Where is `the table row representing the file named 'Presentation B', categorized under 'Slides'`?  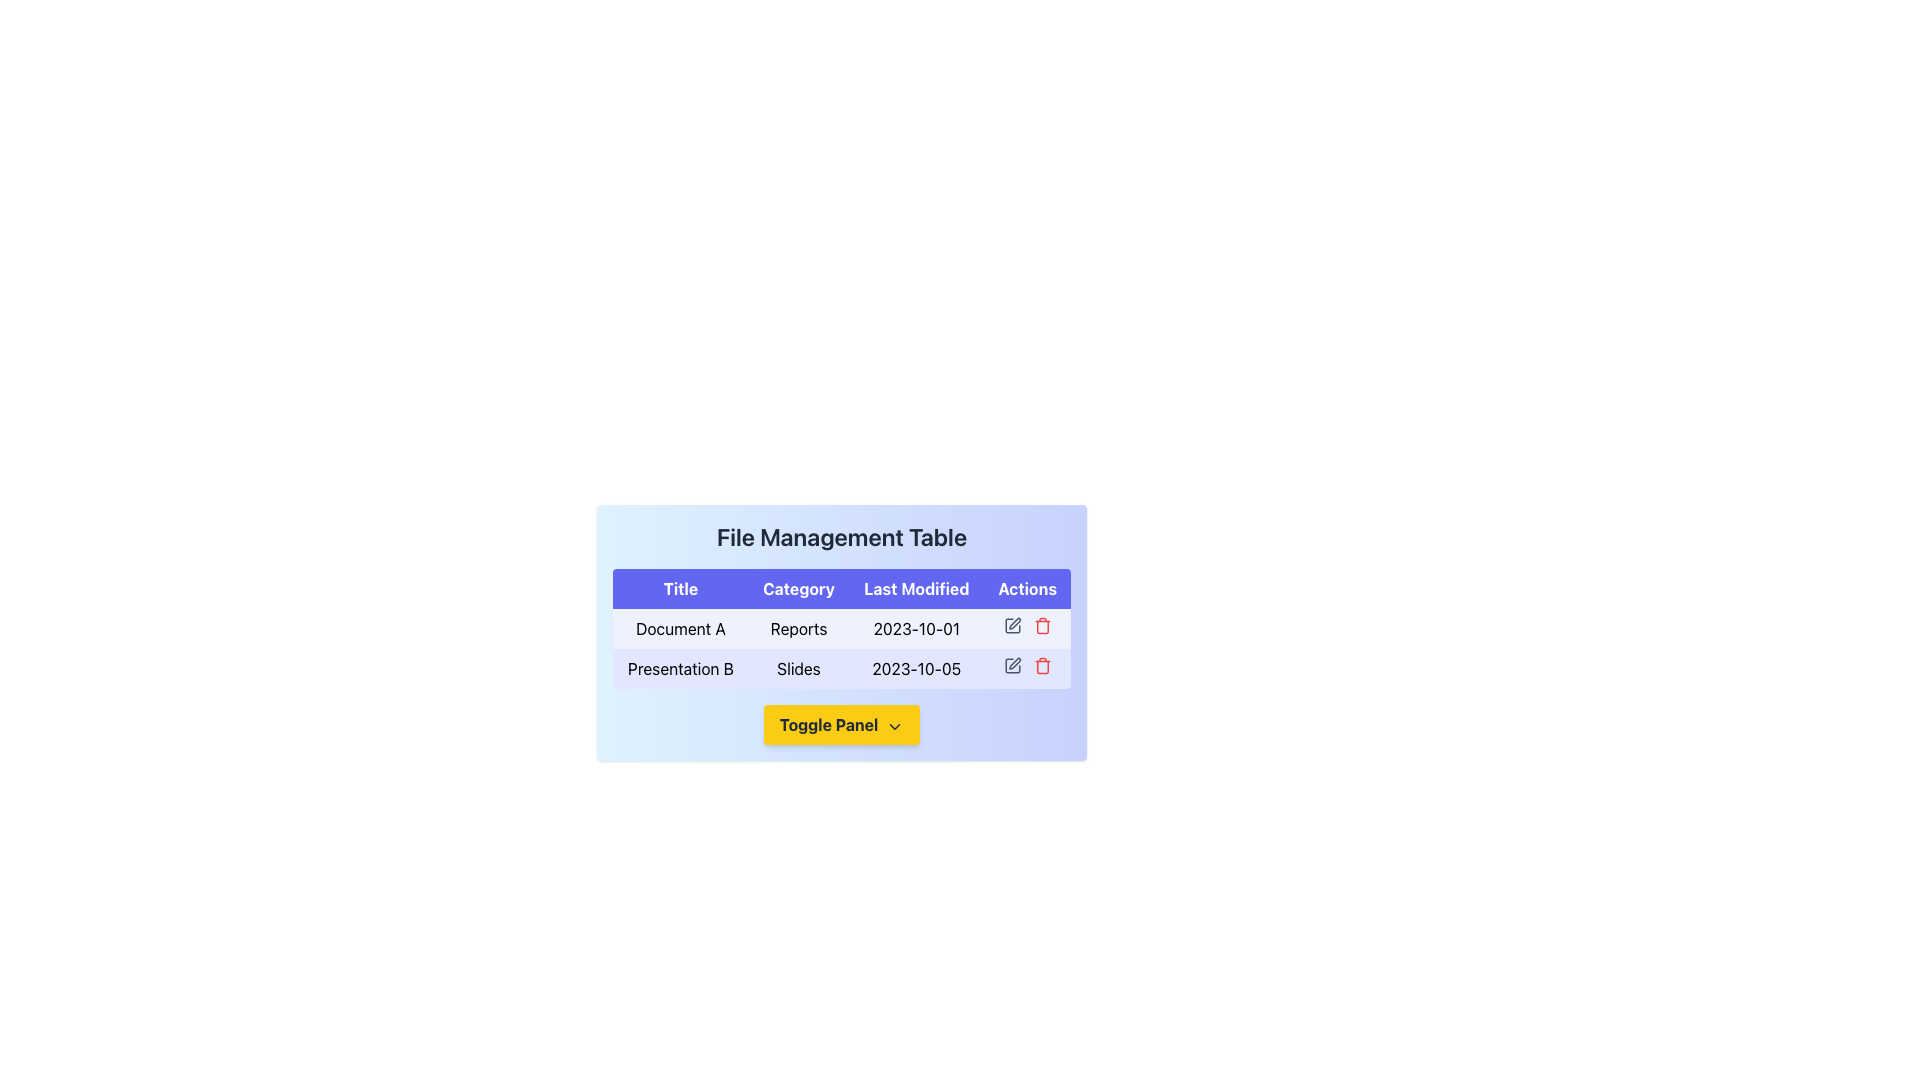 the table row representing the file named 'Presentation B', categorized under 'Slides' is located at coordinates (841, 668).